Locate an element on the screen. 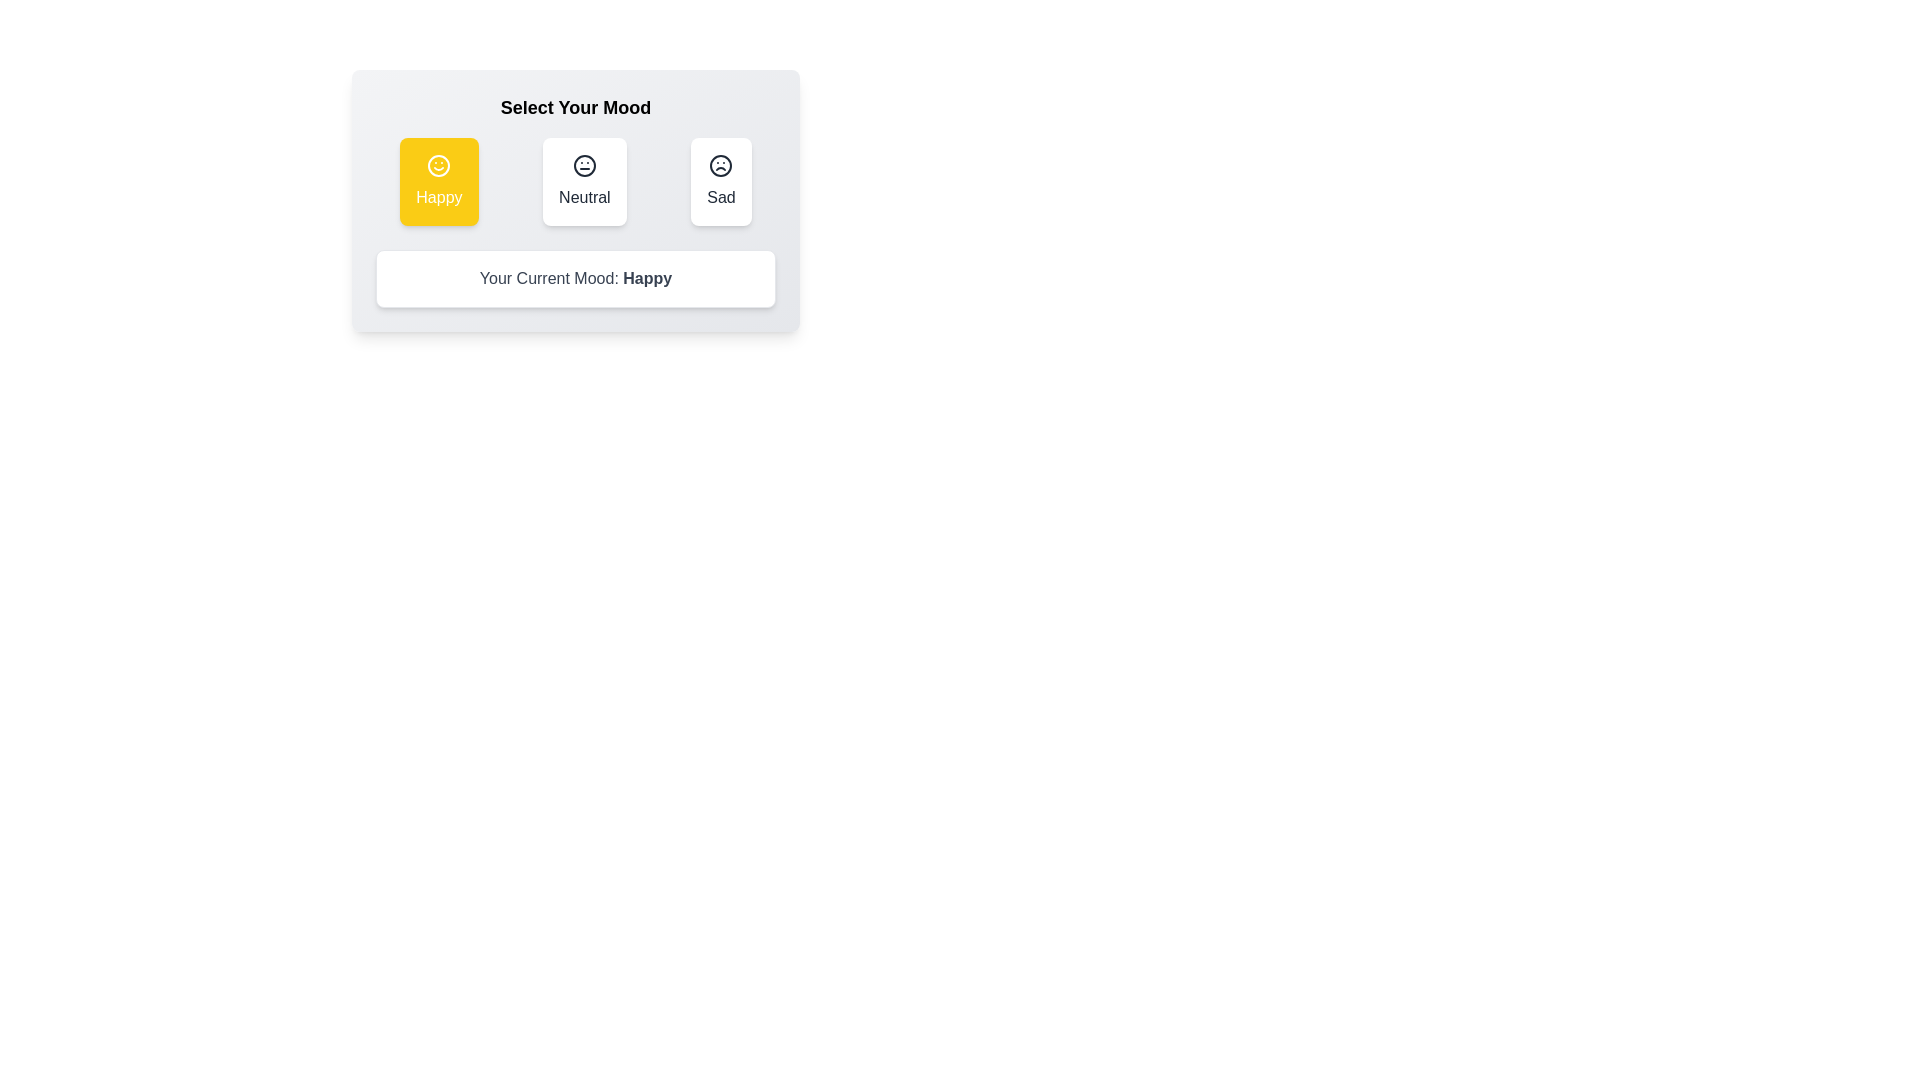 This screenshot has width=1920, height=1080. the mood button labeled Neutral to see its interactive visual effects is located at coordinates (583, 181).